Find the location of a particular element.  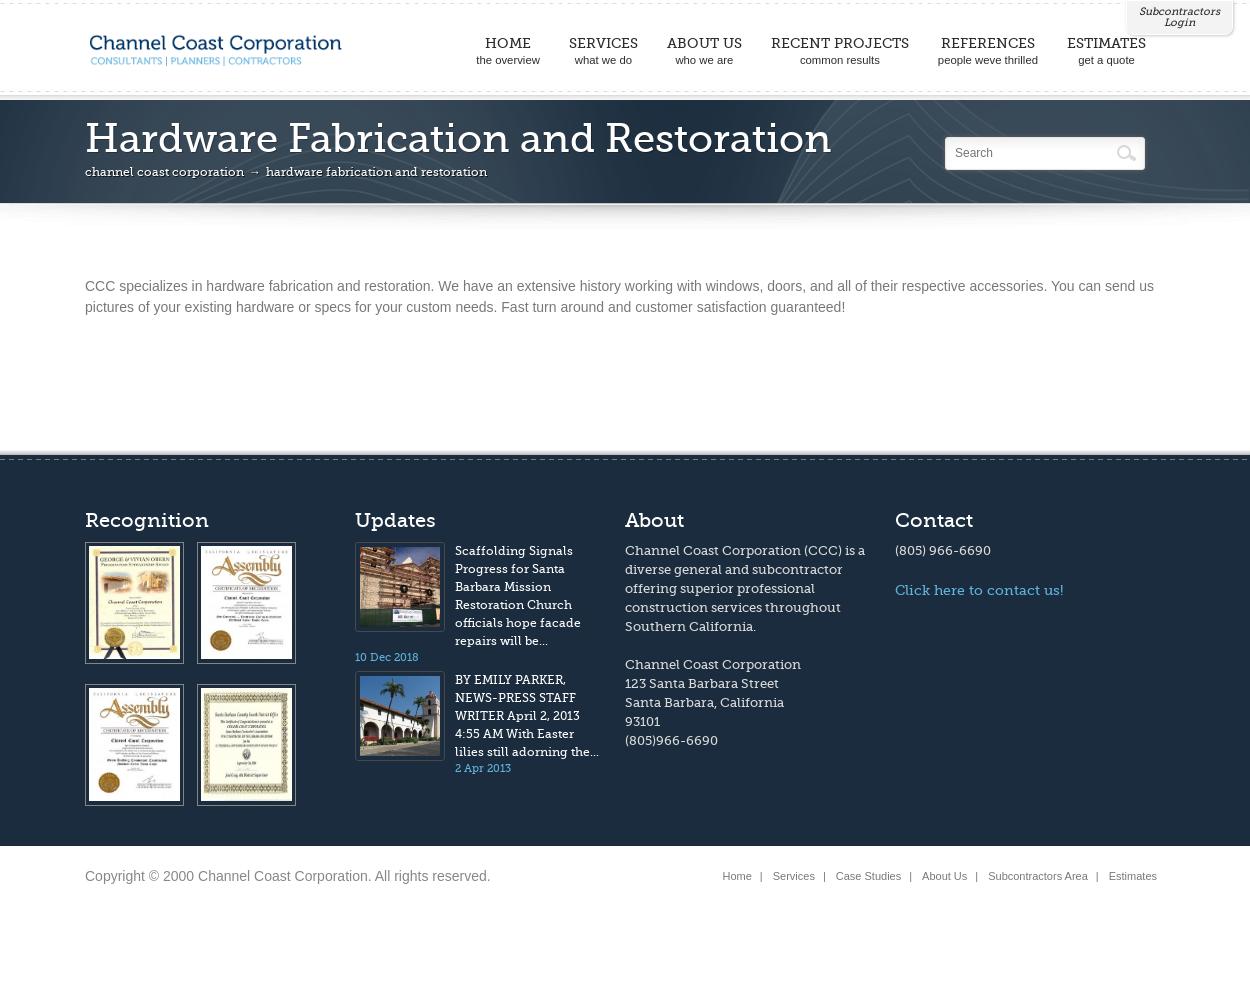

'123 Santa Barbara Street' is located at coordinates (701, 683).